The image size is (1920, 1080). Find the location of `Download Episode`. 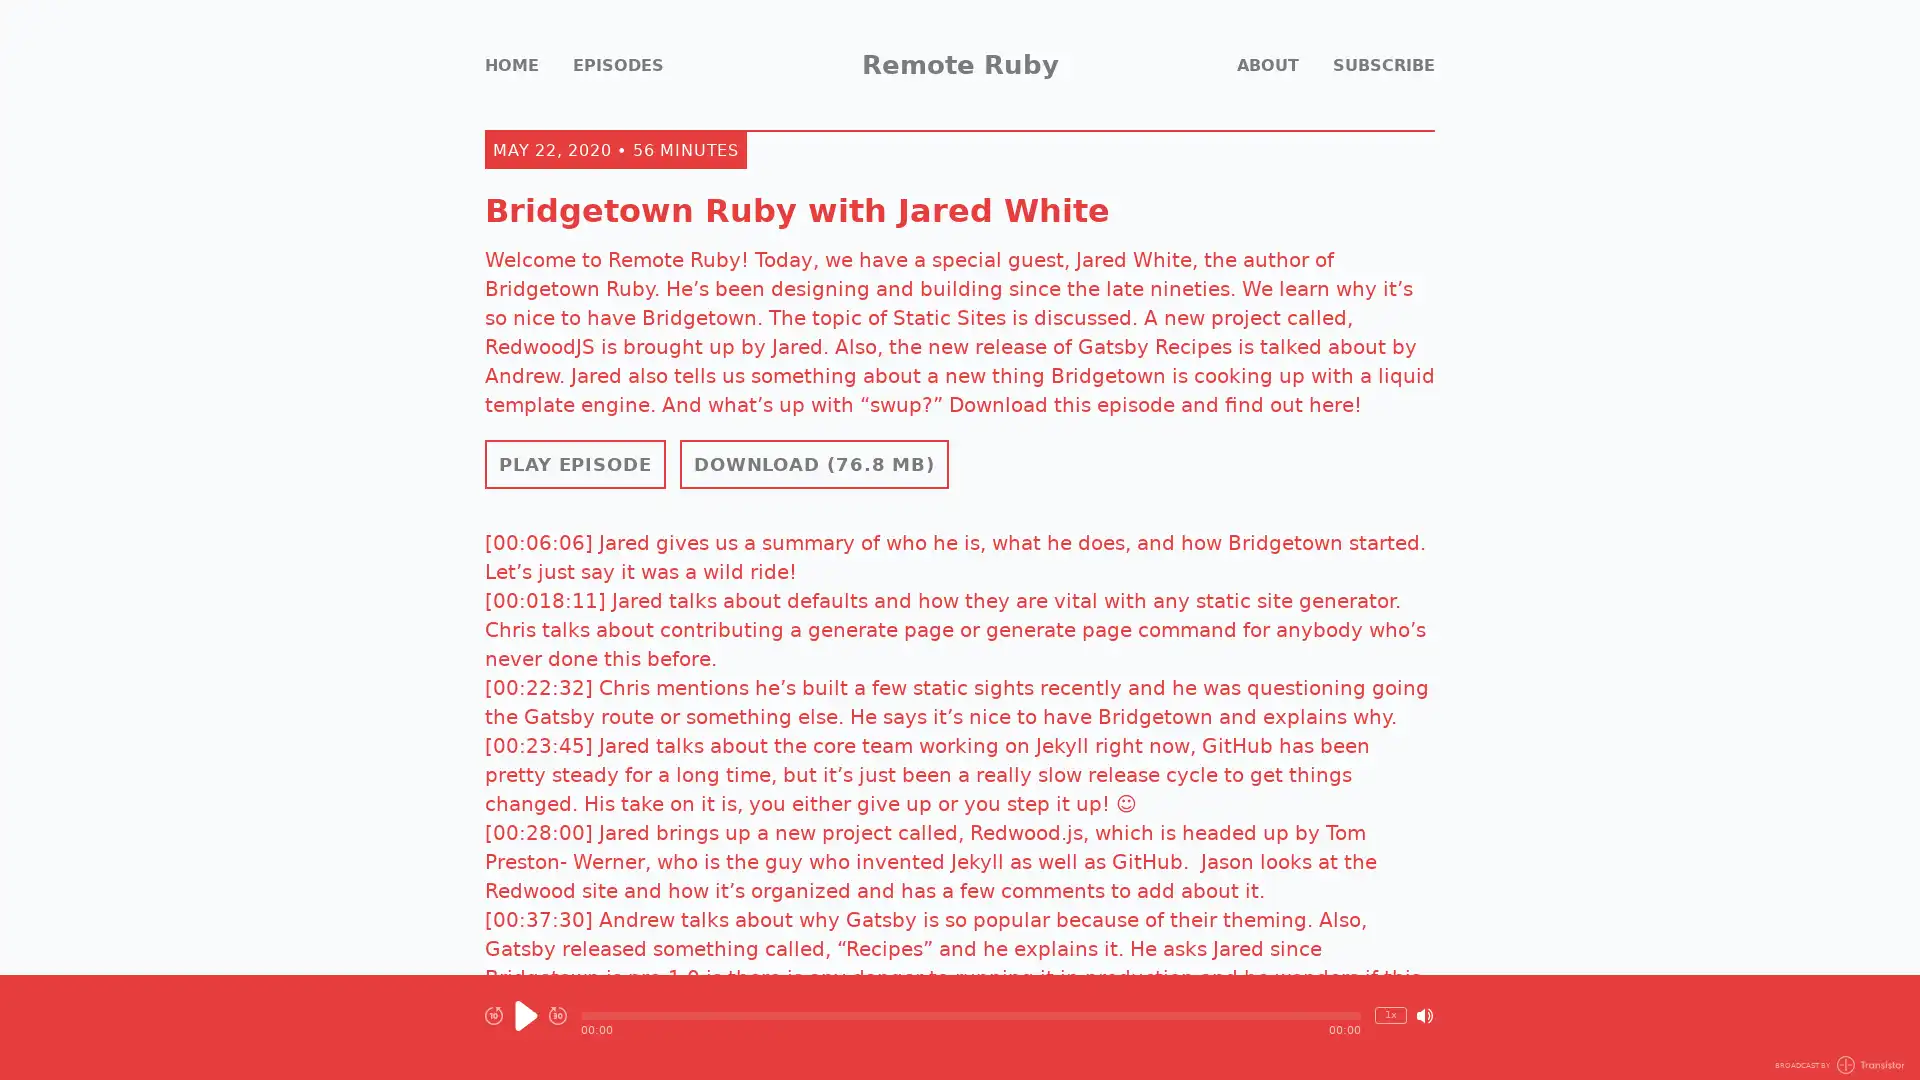

Download Episode is located at coordinates (814, 464).